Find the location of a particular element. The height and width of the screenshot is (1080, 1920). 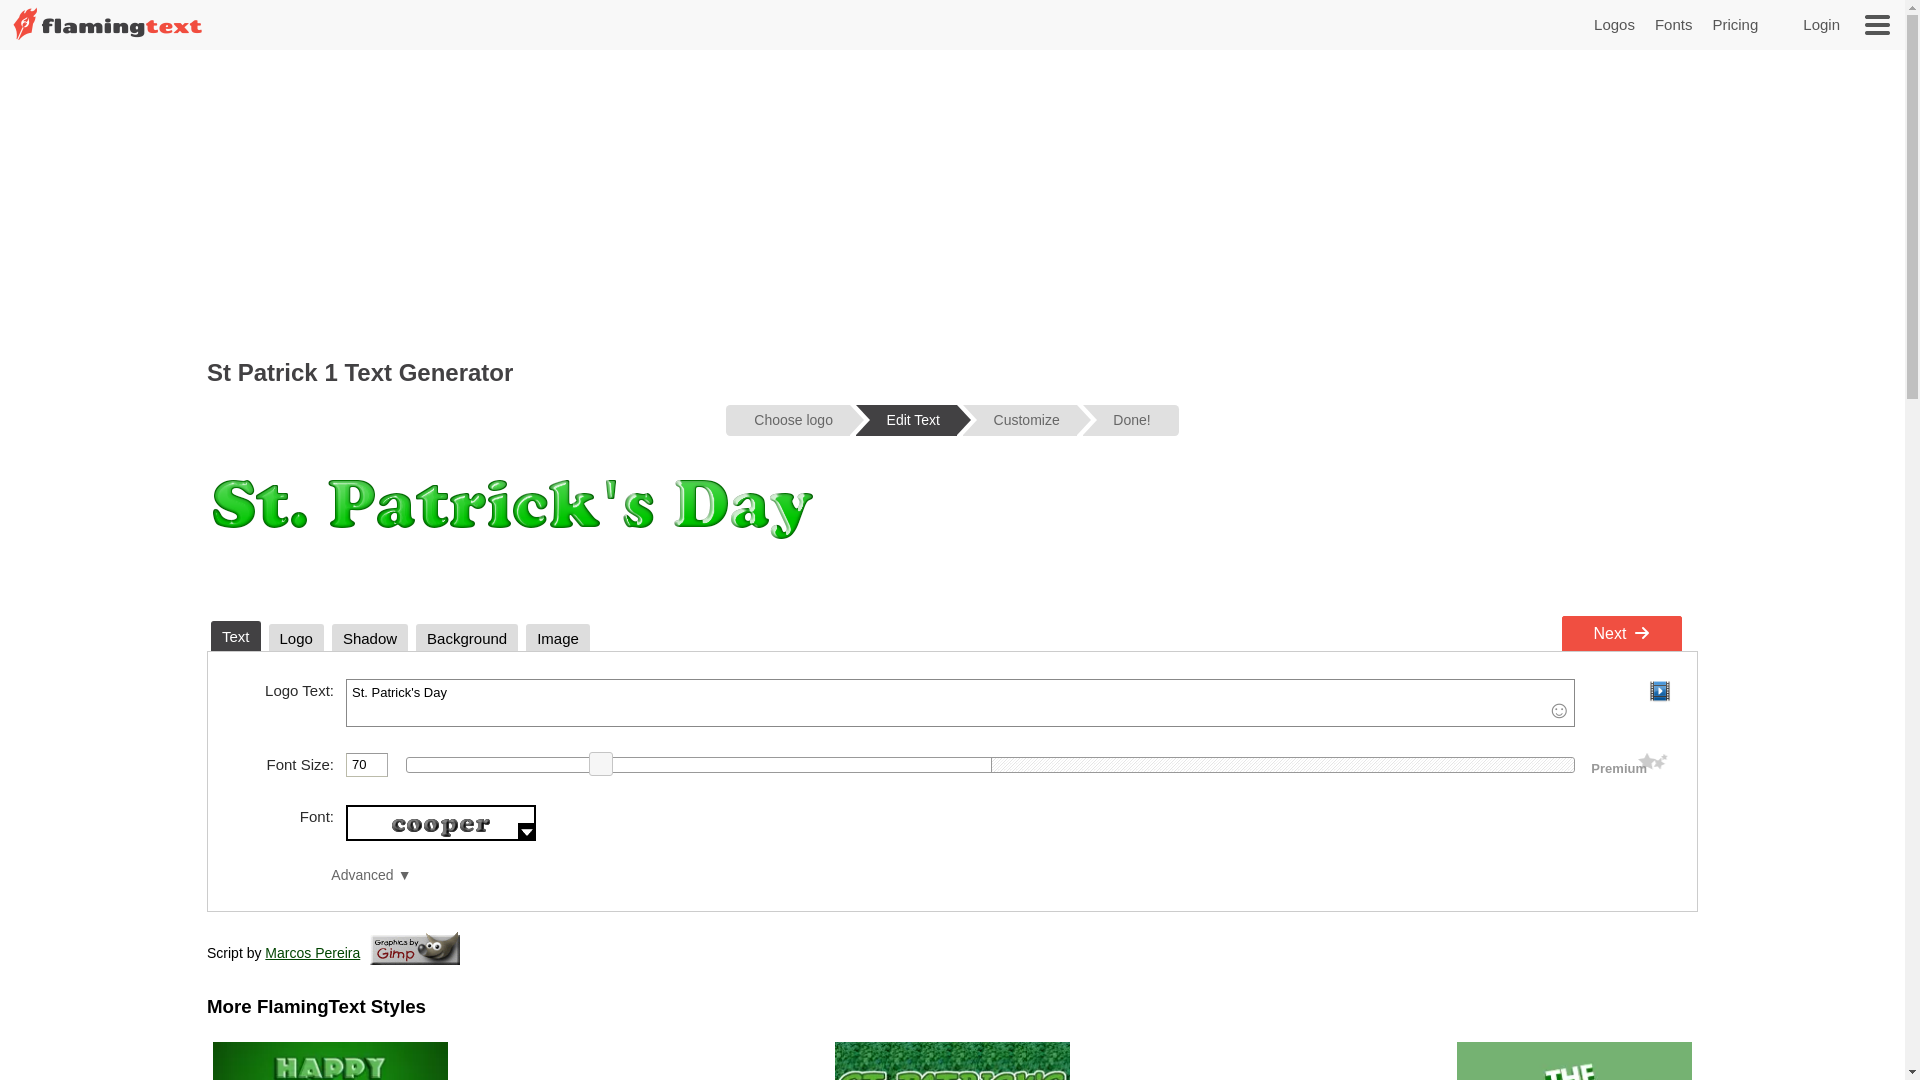

'Menu' is located at coordinates (1876, 24).